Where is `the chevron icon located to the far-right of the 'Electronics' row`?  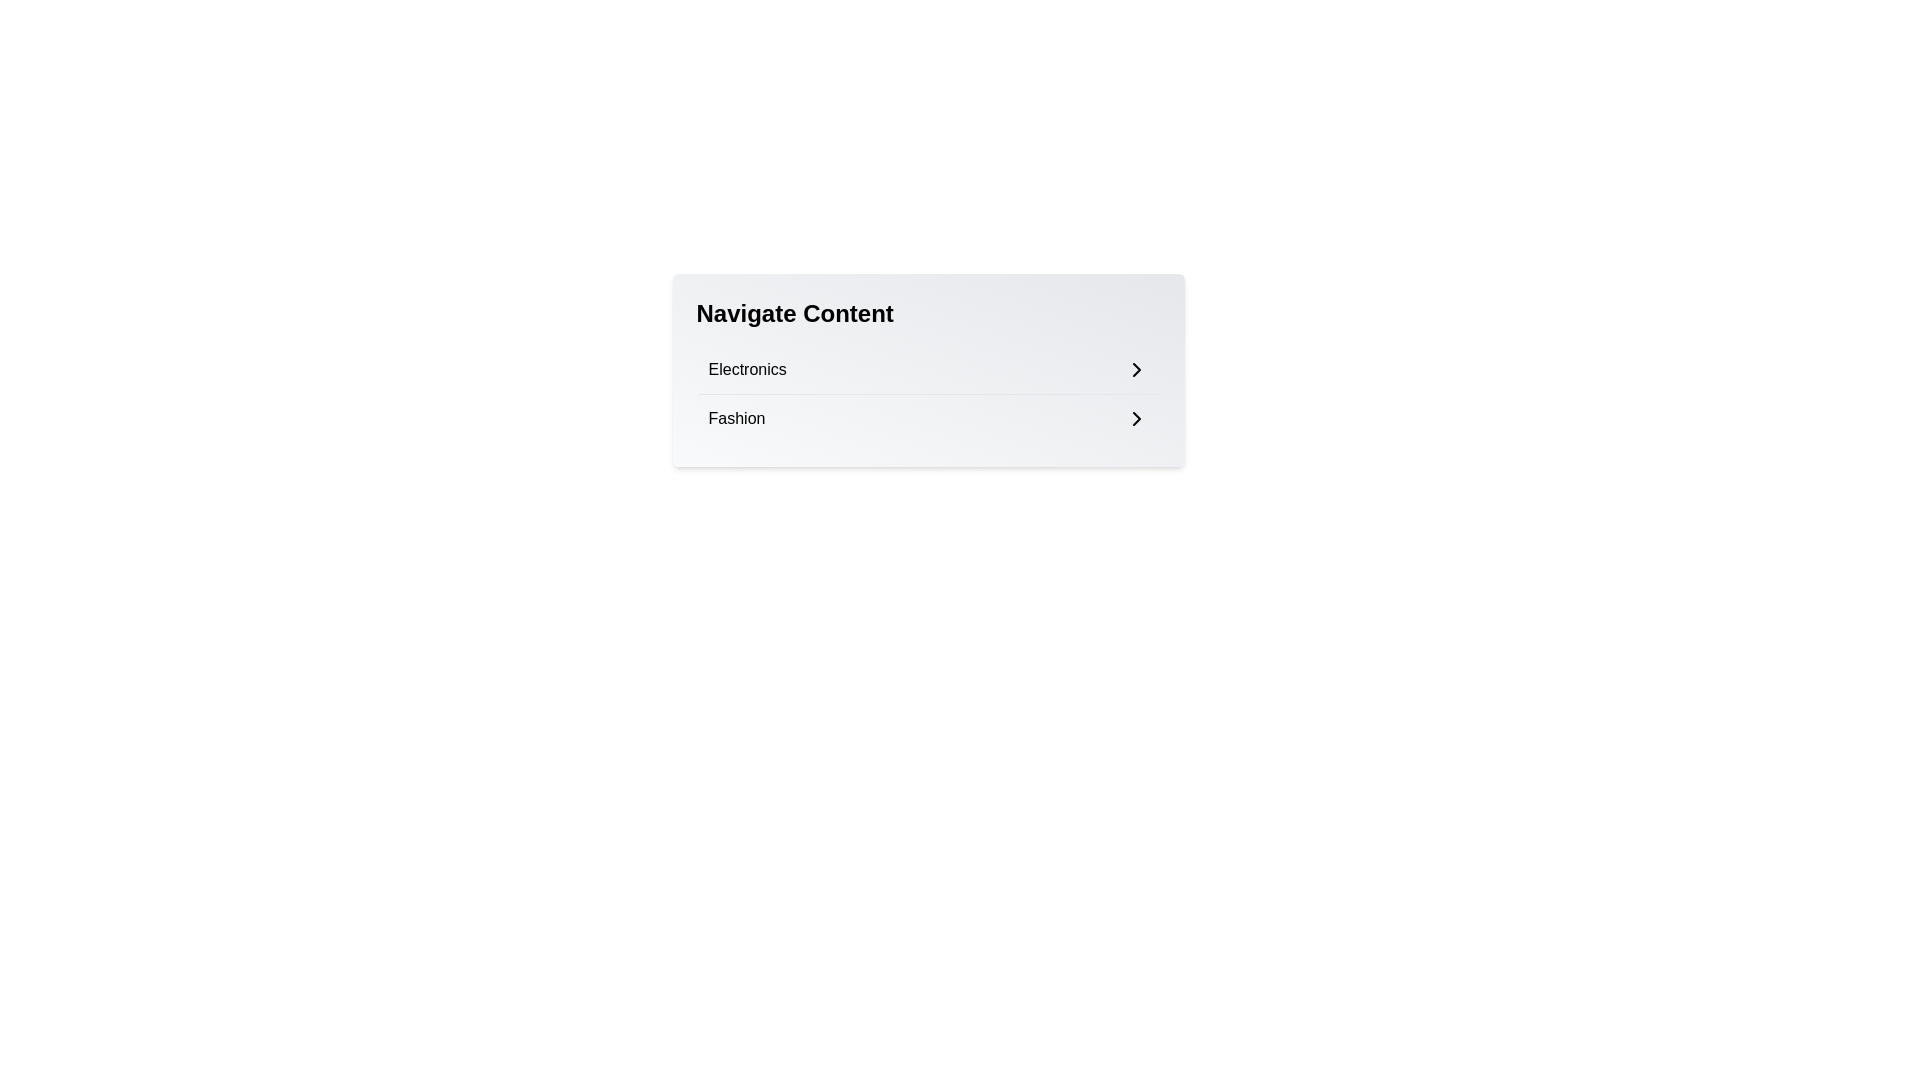 the chevron icon located to the far-right of the 'Electronics' row is located at coordinates (1136, 370).